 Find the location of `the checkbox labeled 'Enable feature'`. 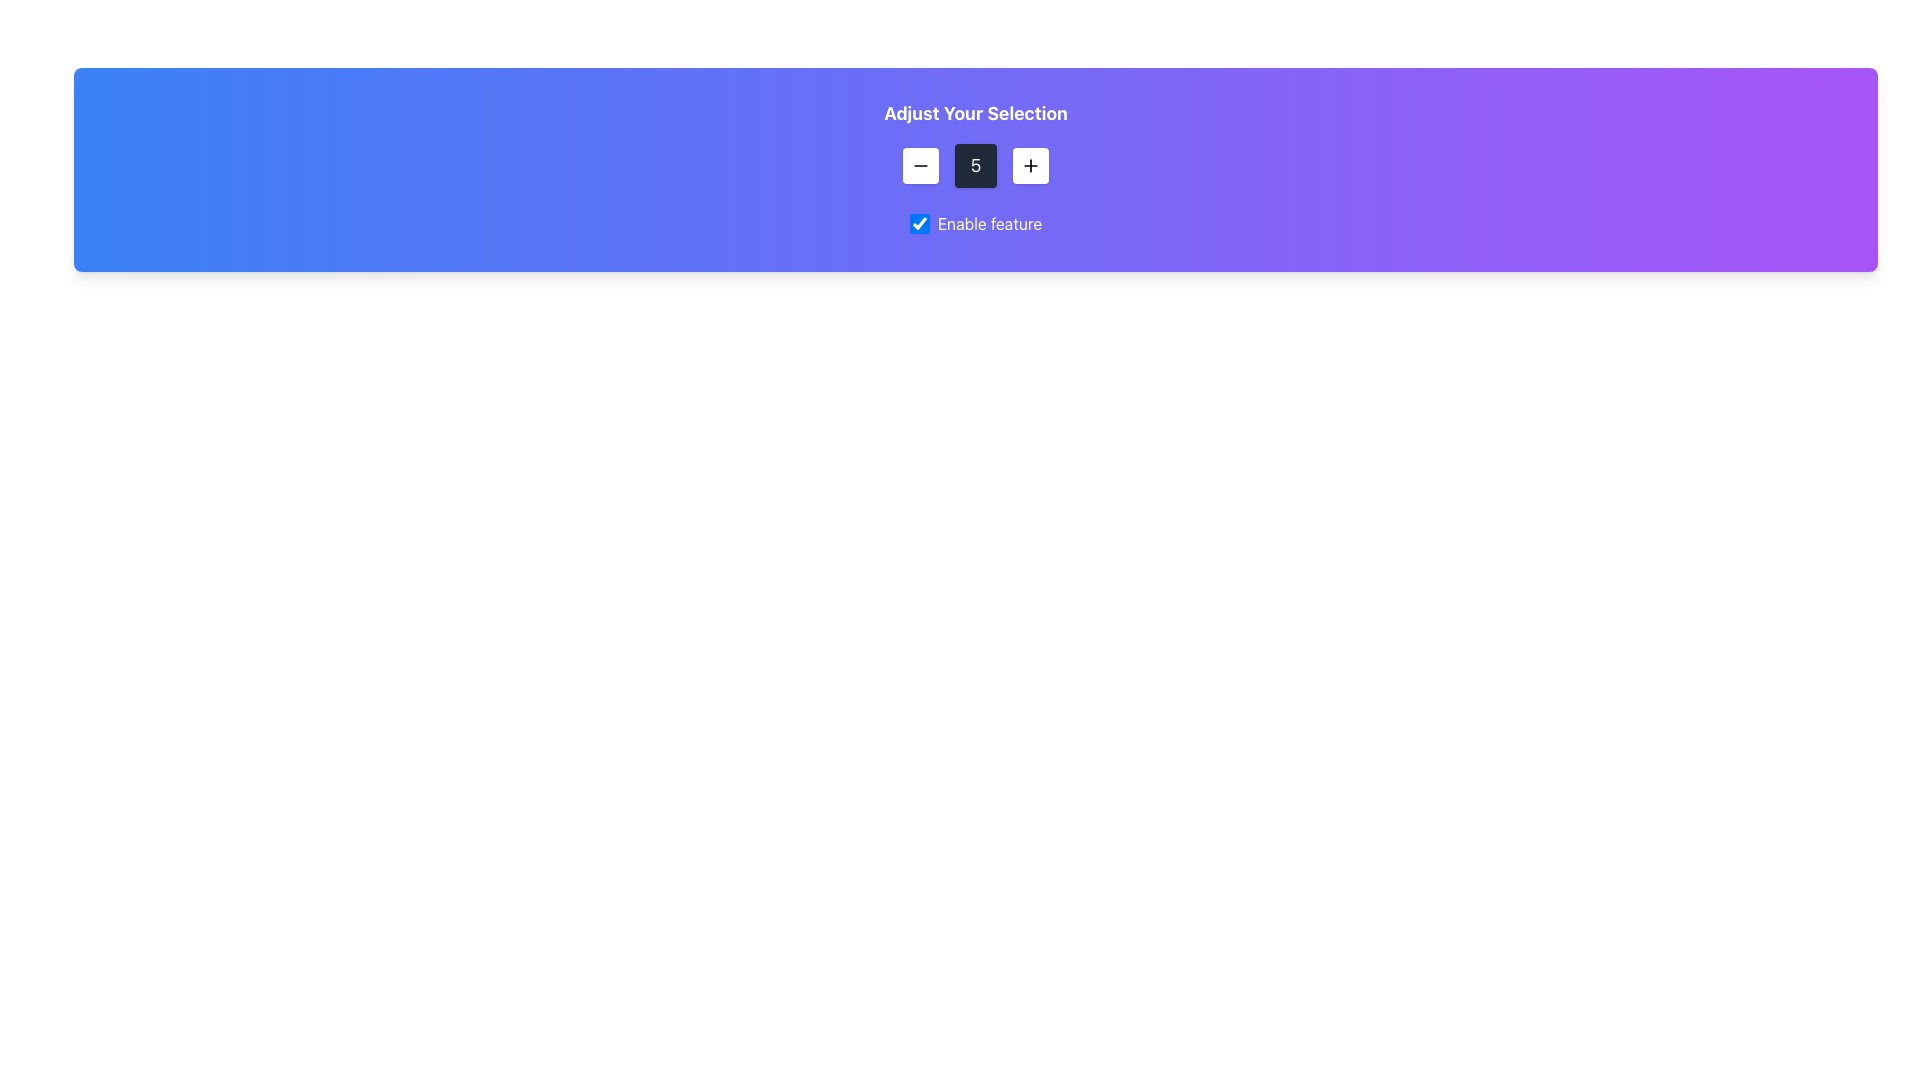

the checkbox labeled 'Enable feature' is located at coordinates (975, 225).